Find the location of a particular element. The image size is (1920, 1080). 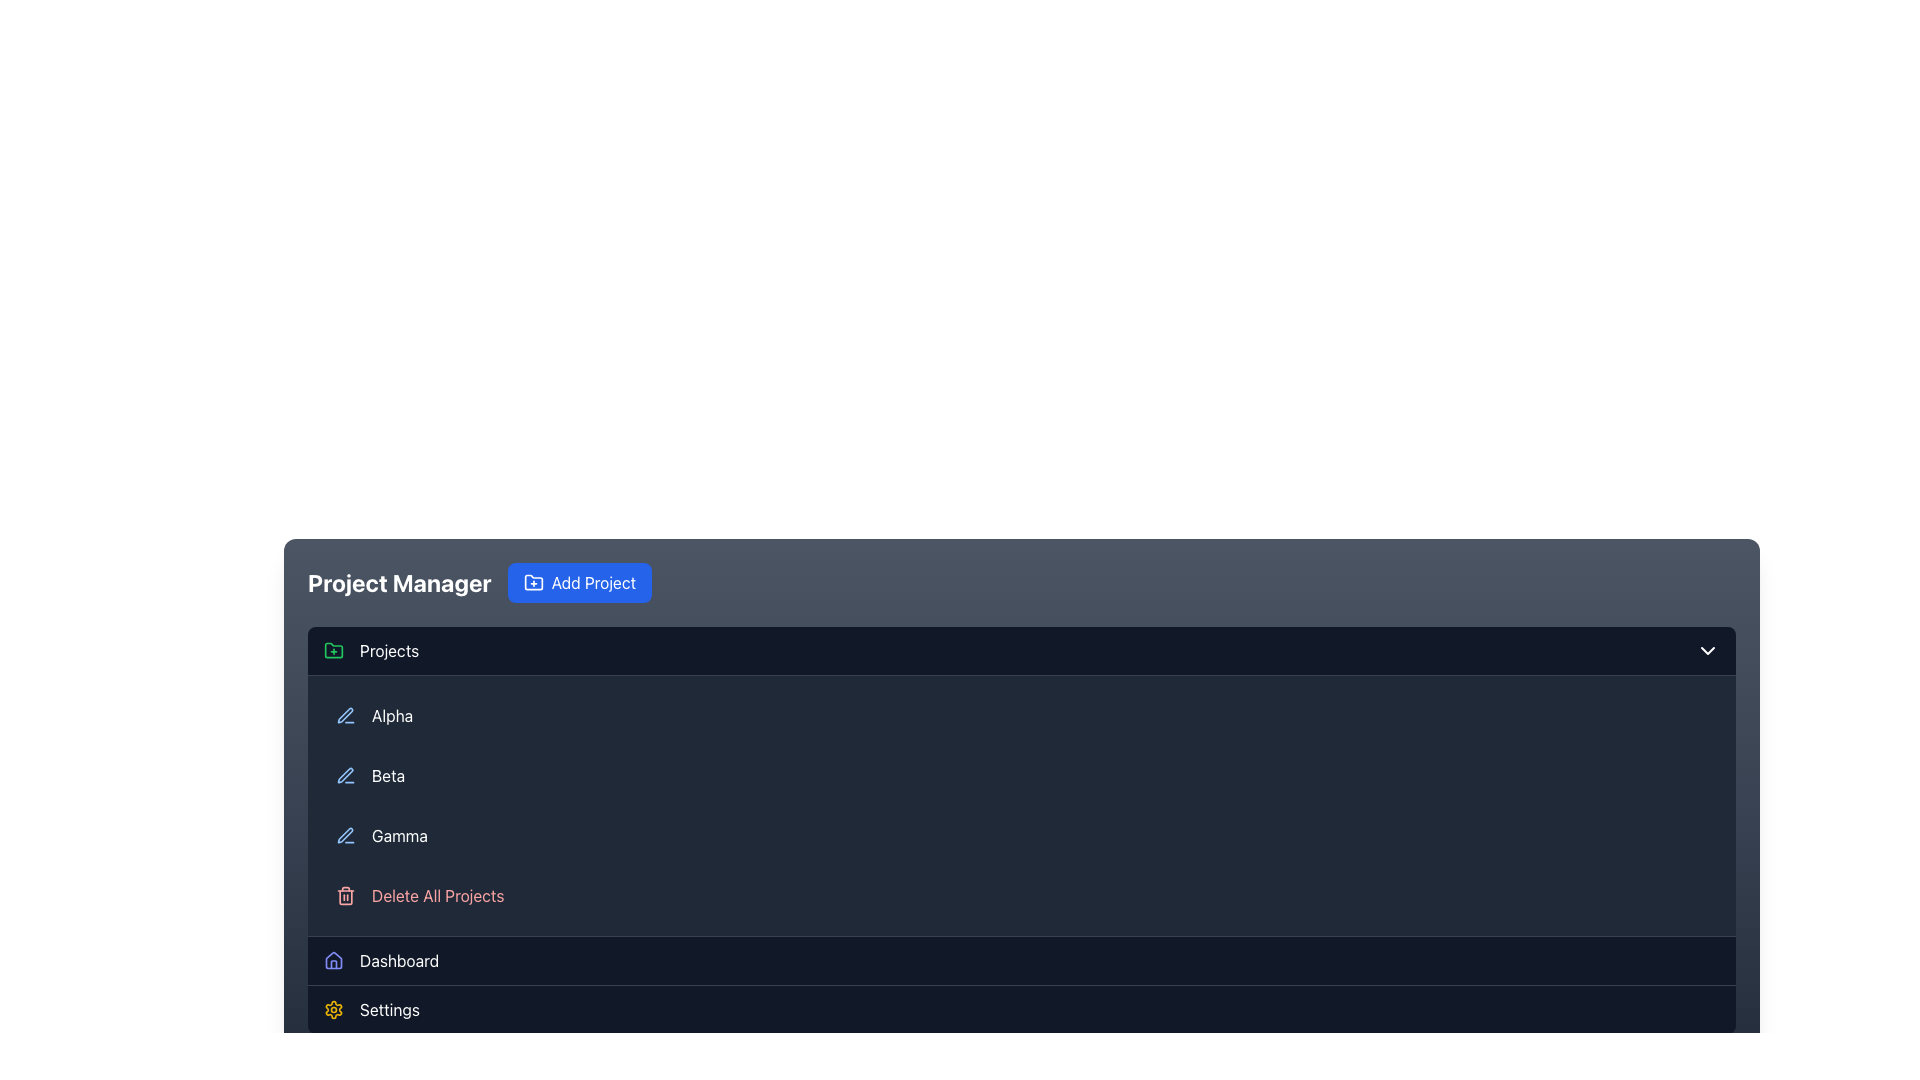

the blue pen icon located to the left of the text 'Alpha' in the highlighted list item is located at coordinates (345, 715).